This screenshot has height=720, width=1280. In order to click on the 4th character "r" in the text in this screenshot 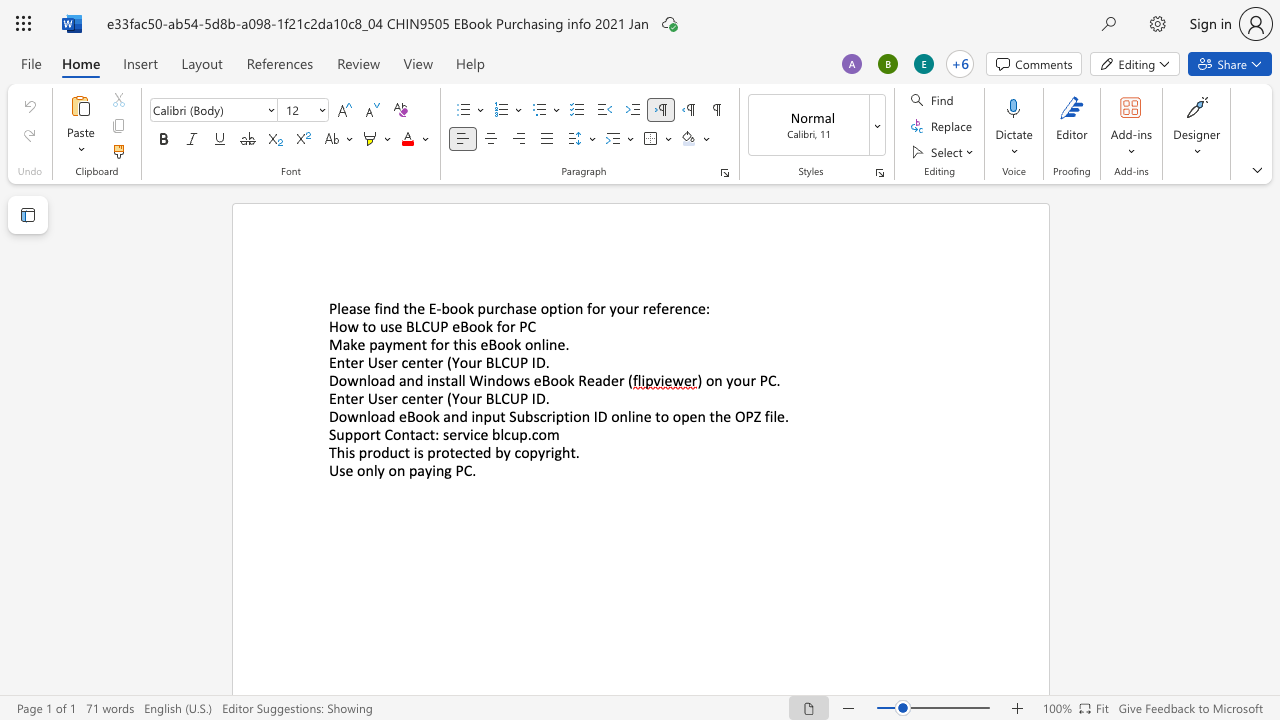, I will do `click(478, 398)`.